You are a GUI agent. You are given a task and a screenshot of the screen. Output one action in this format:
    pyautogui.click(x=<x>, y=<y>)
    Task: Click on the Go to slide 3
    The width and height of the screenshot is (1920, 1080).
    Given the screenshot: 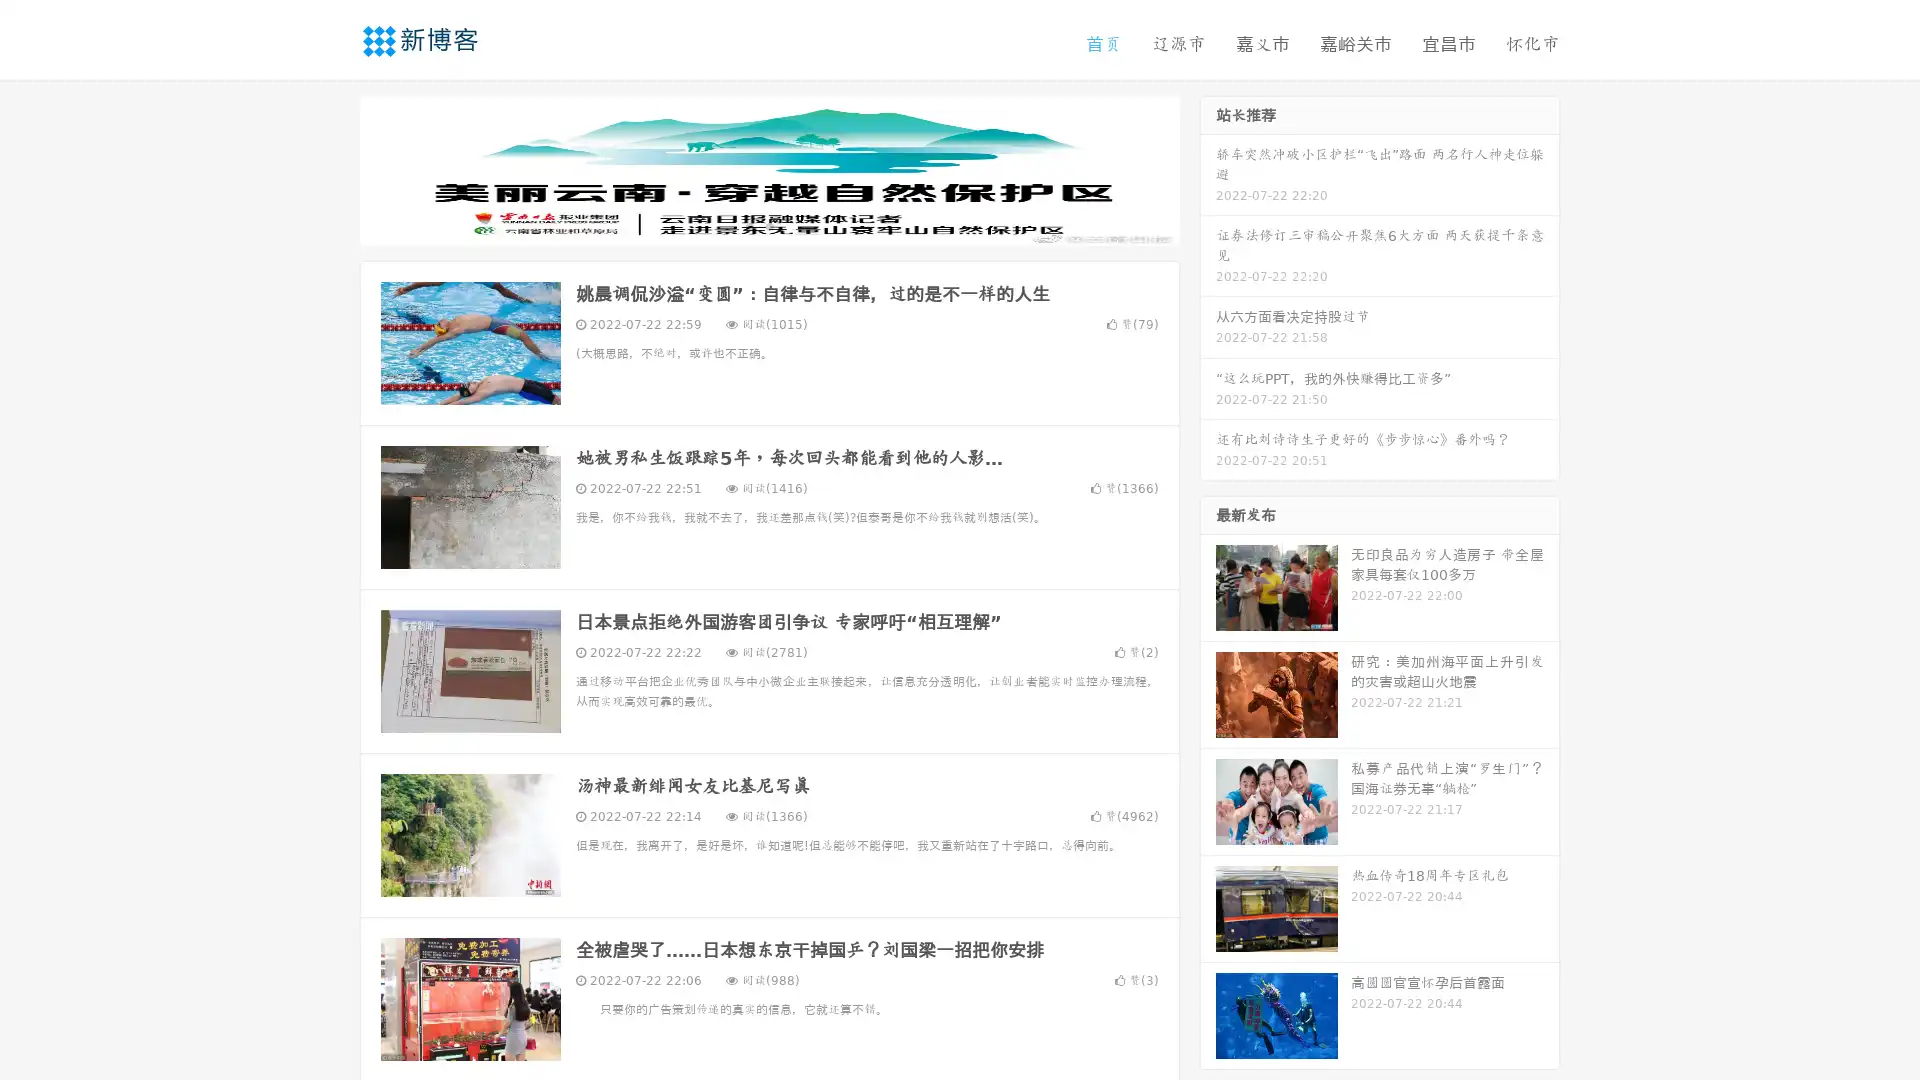 What is the action you would take?
    pyautogui.click(x=789, y=225)
    